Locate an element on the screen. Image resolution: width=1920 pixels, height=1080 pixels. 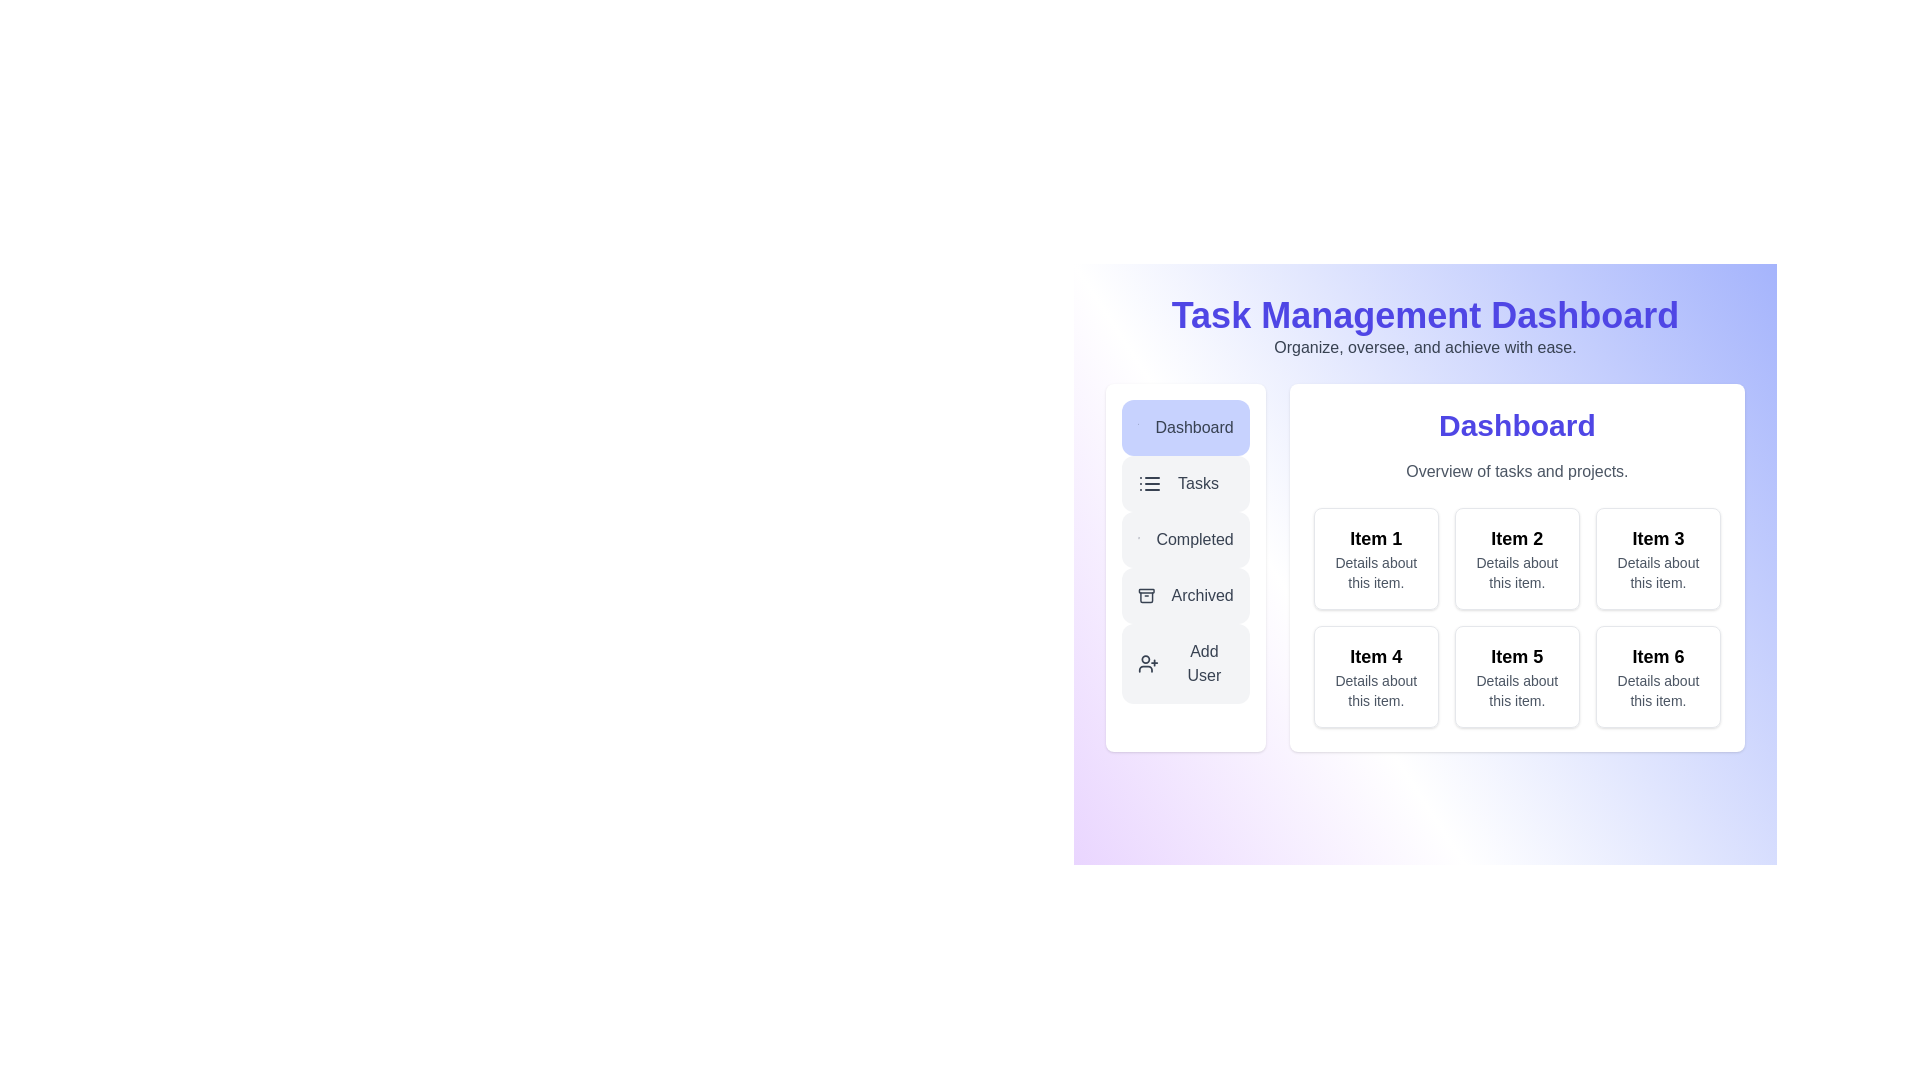
the Add User button in the sidebar menu to navigate to the corresponding section is located at coordinates (1185, 663).